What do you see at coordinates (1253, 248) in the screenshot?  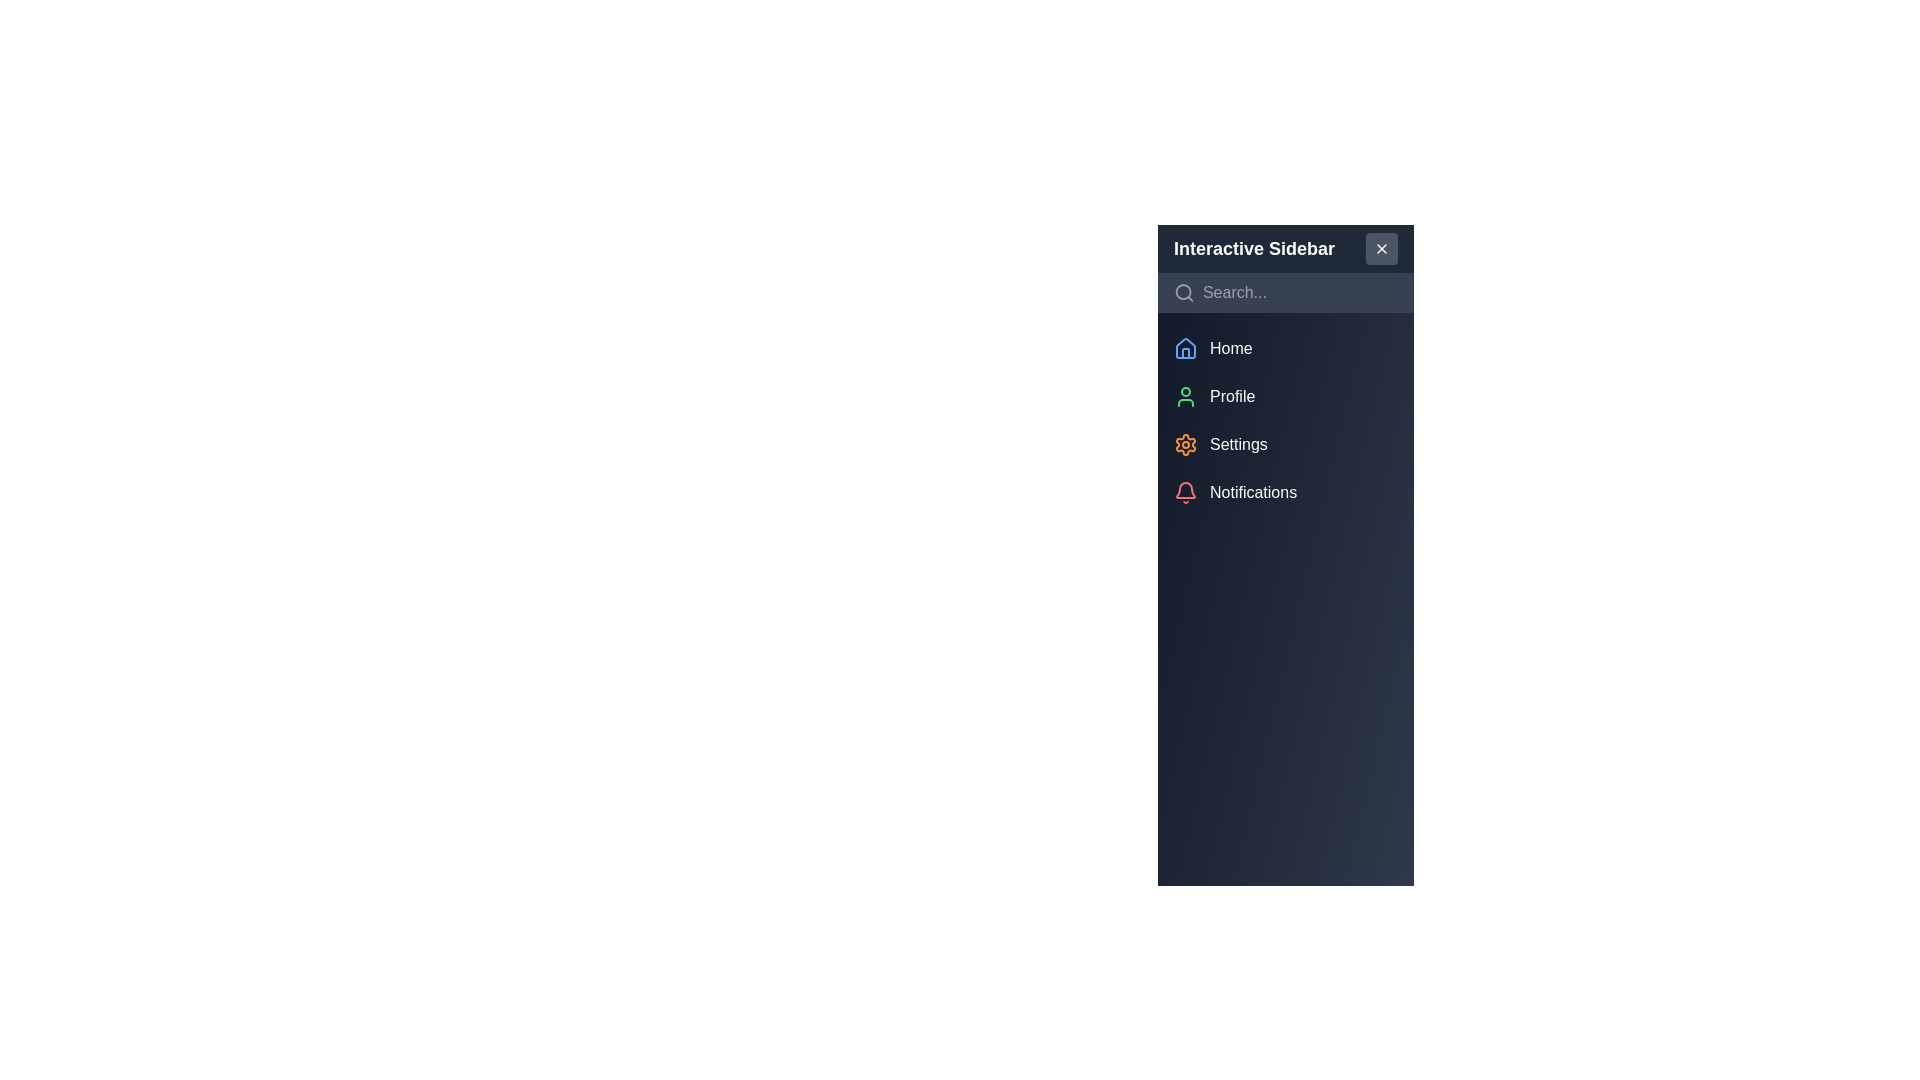 I see `the 'Interactive Sidebar' text element, which is bold and prominently displayed on a dark background at the top of the sidebar panel` at bounding box center [1253, 248].